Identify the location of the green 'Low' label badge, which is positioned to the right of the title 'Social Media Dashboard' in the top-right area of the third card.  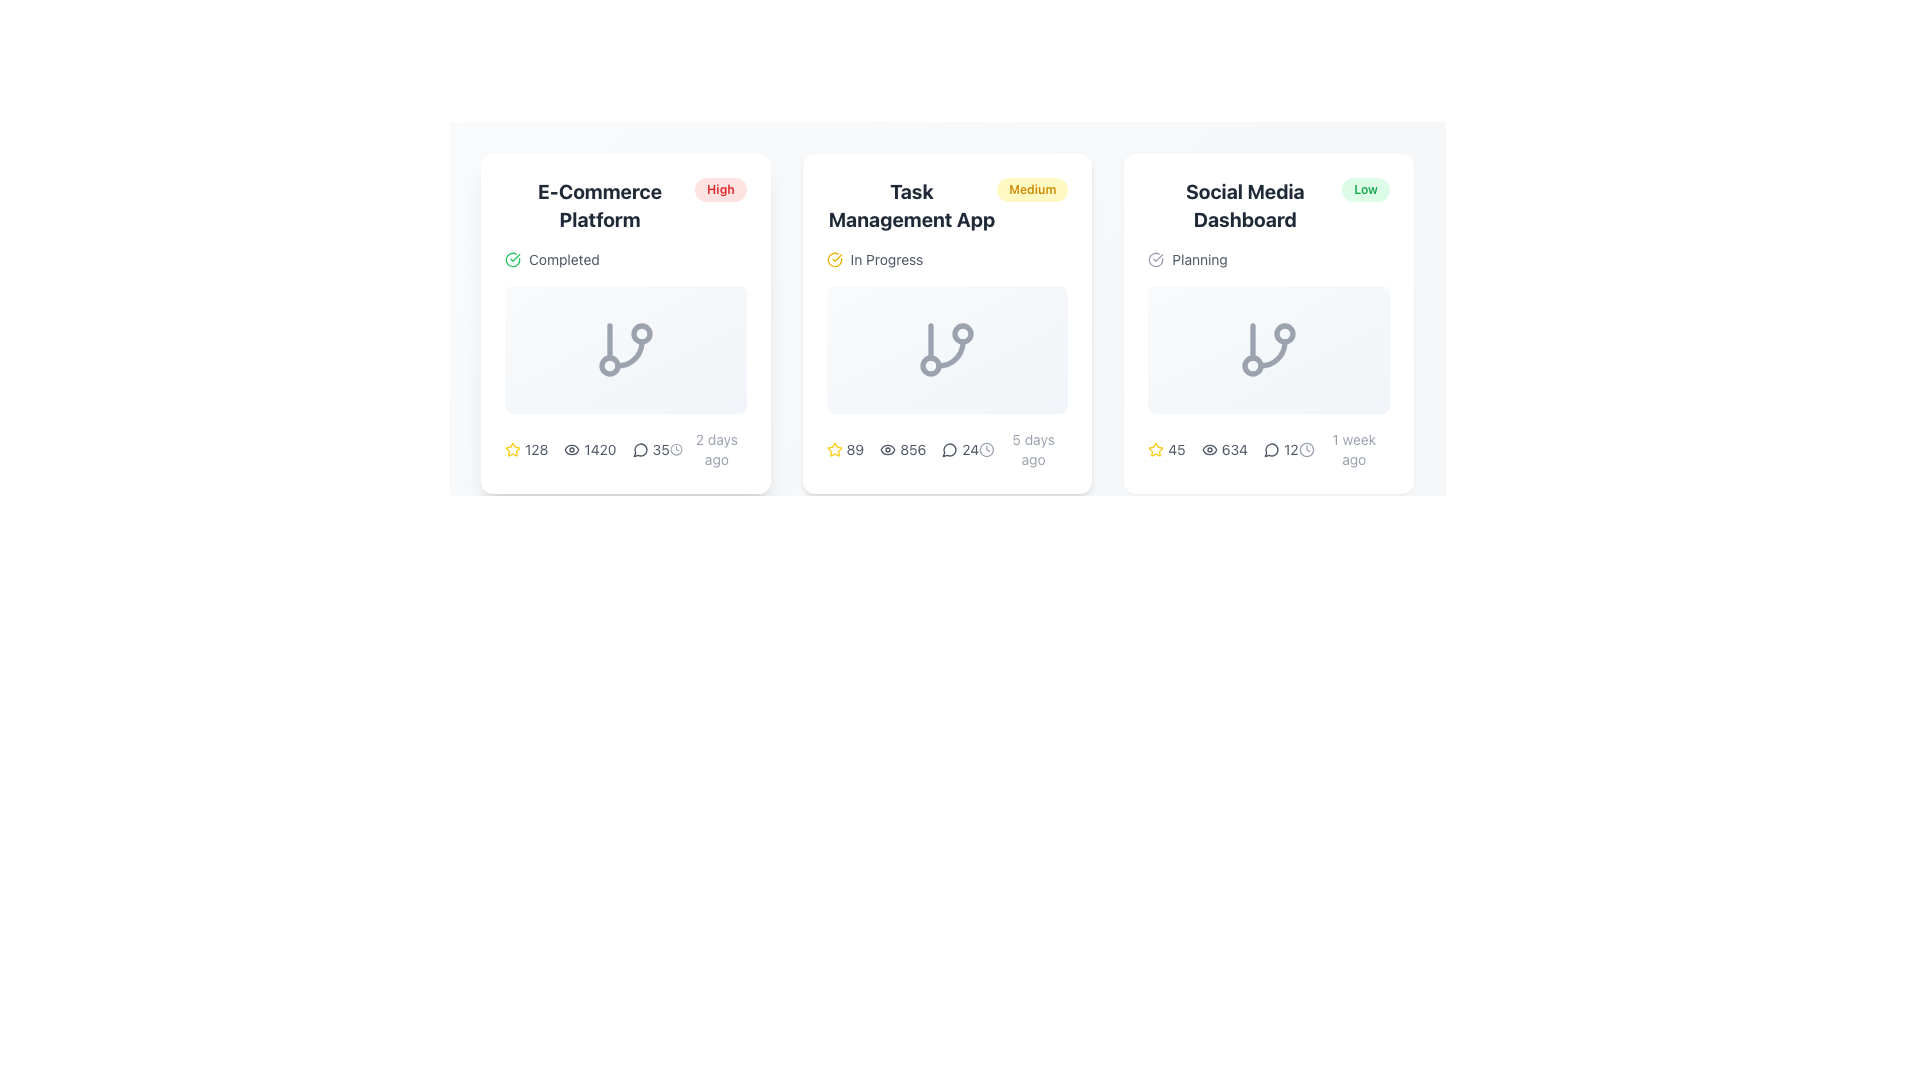
(1365, 189).